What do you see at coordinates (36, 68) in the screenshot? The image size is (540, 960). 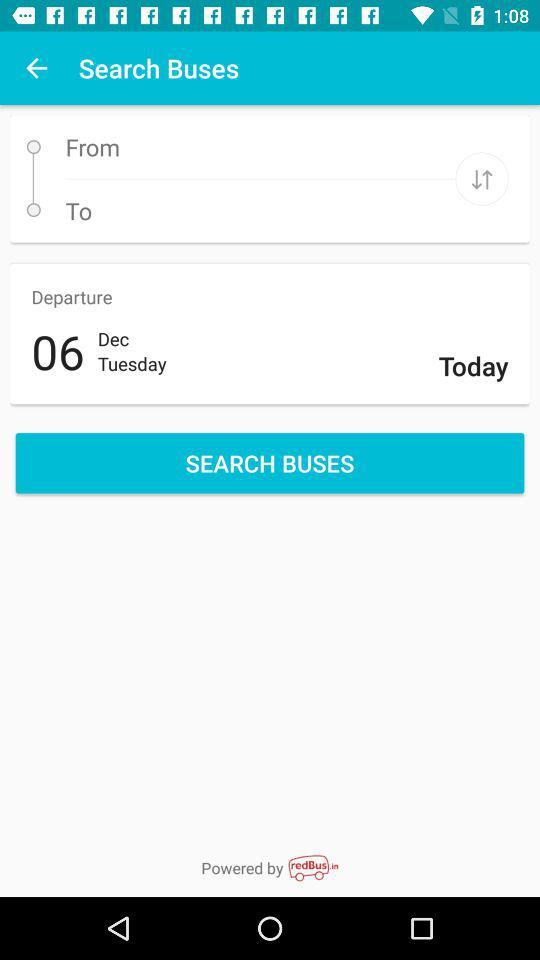 I see `the item to the left of the search buses` at bounding box center [36, 68].